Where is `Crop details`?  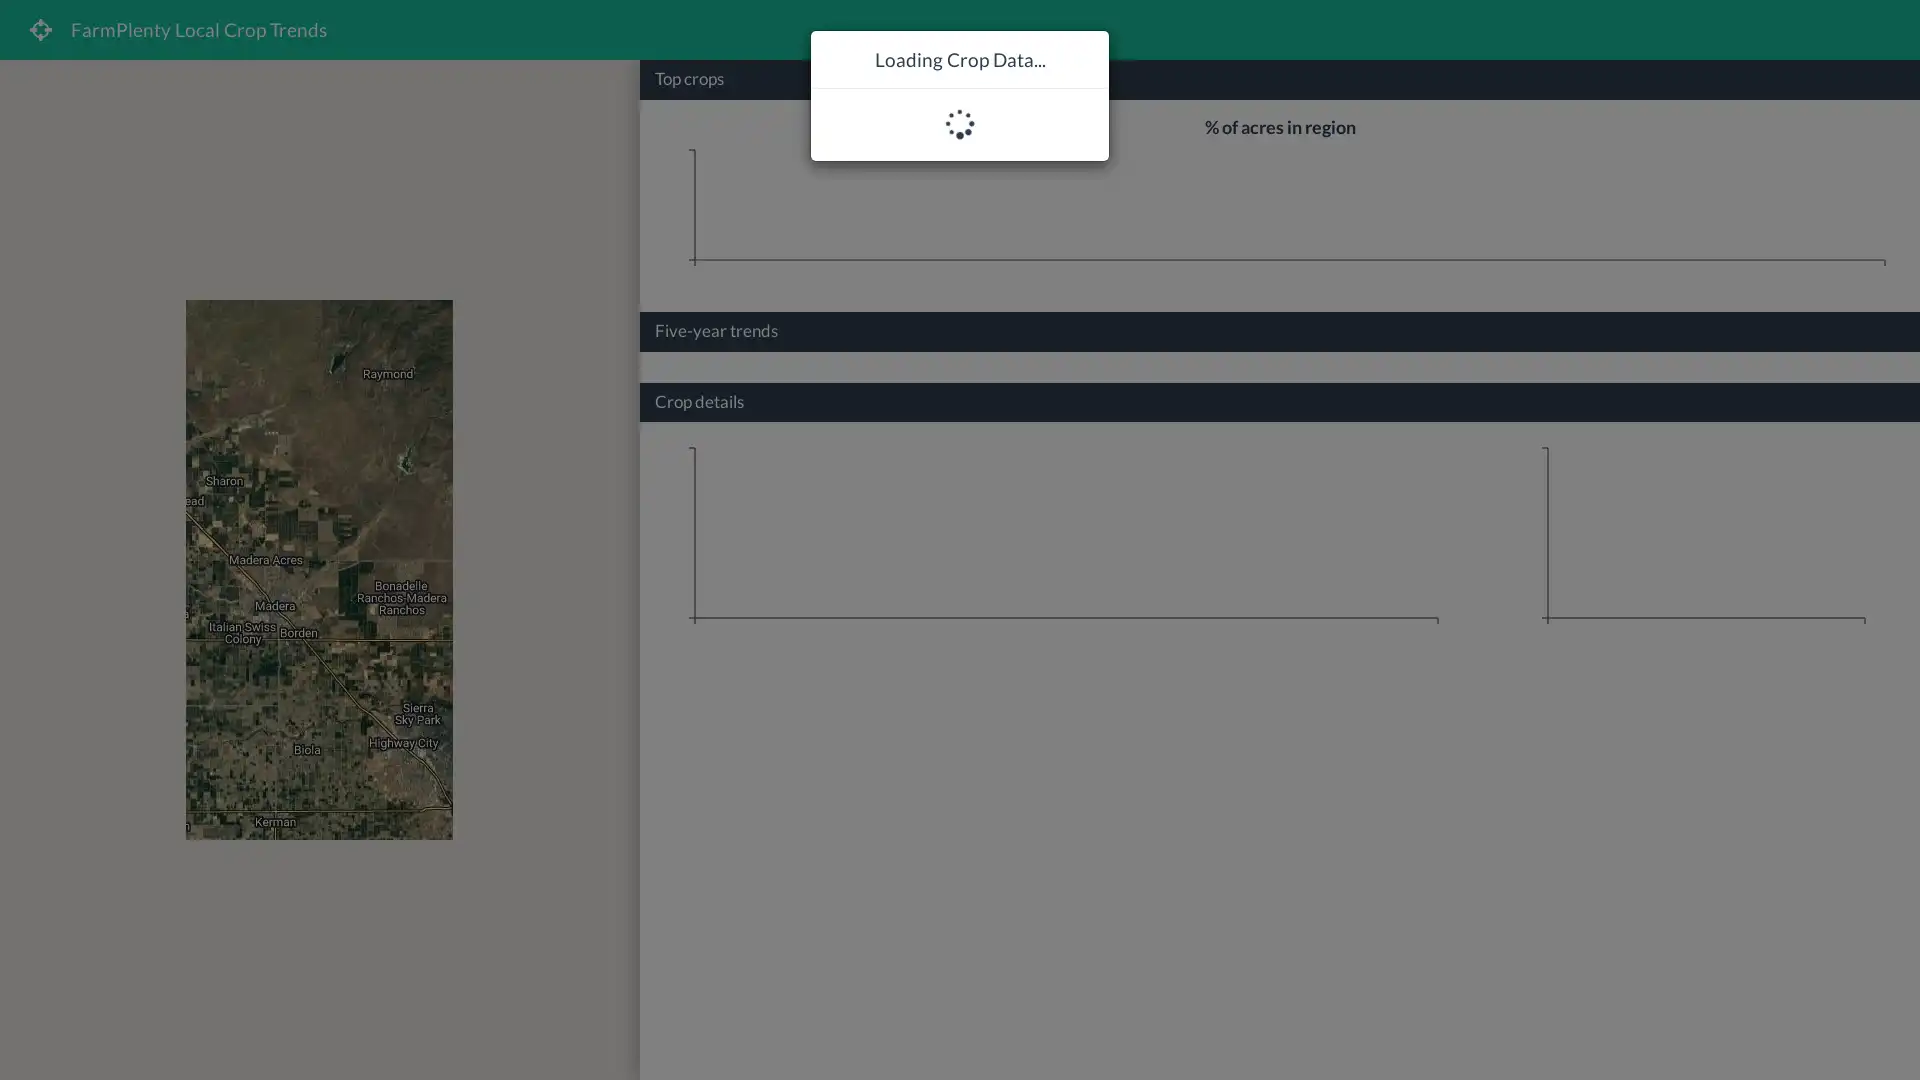 Crop details is located at coordinates (699, 400).